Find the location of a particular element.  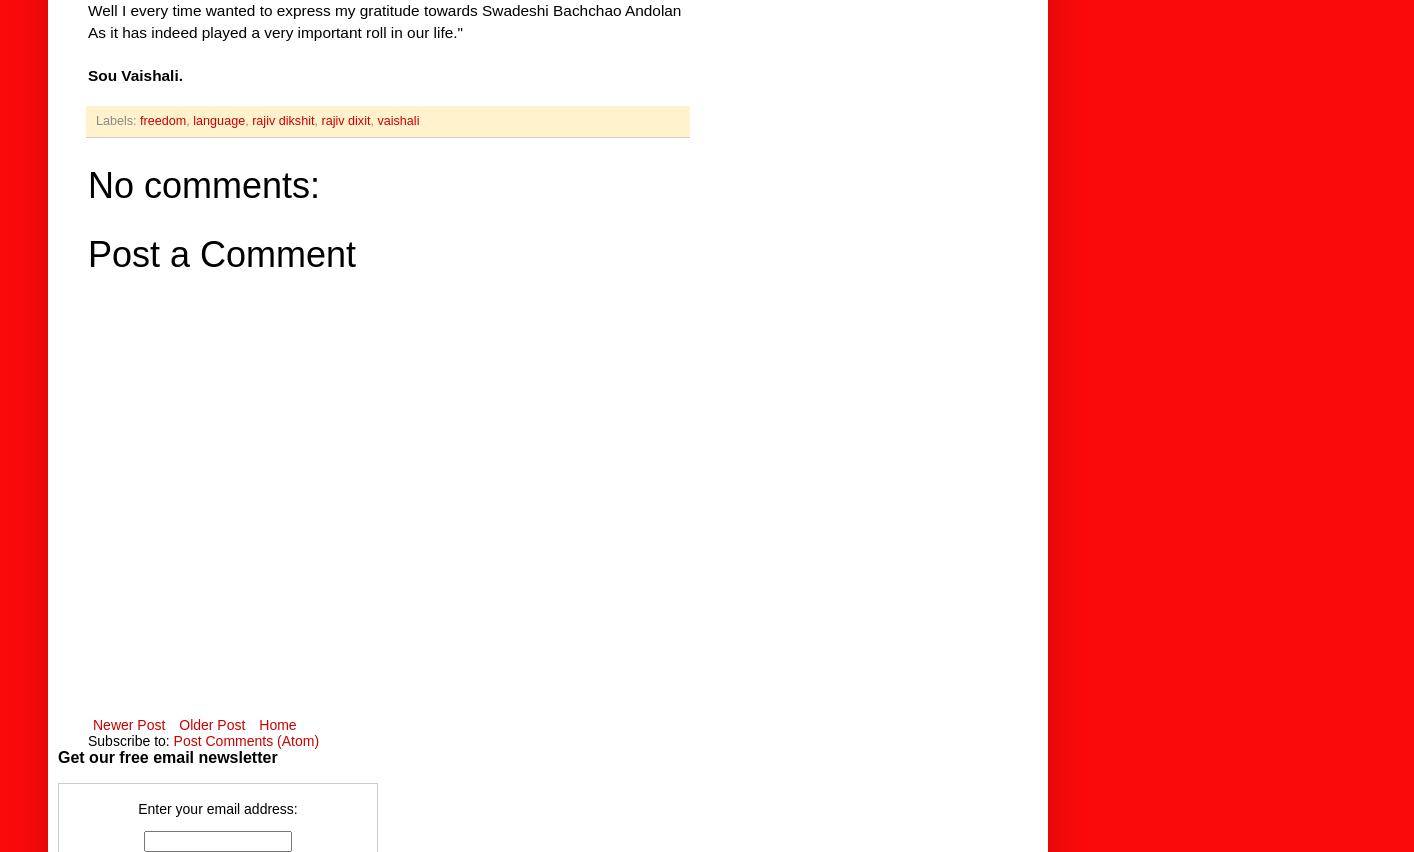

'Labels:' is located at coordinates (117, 120).